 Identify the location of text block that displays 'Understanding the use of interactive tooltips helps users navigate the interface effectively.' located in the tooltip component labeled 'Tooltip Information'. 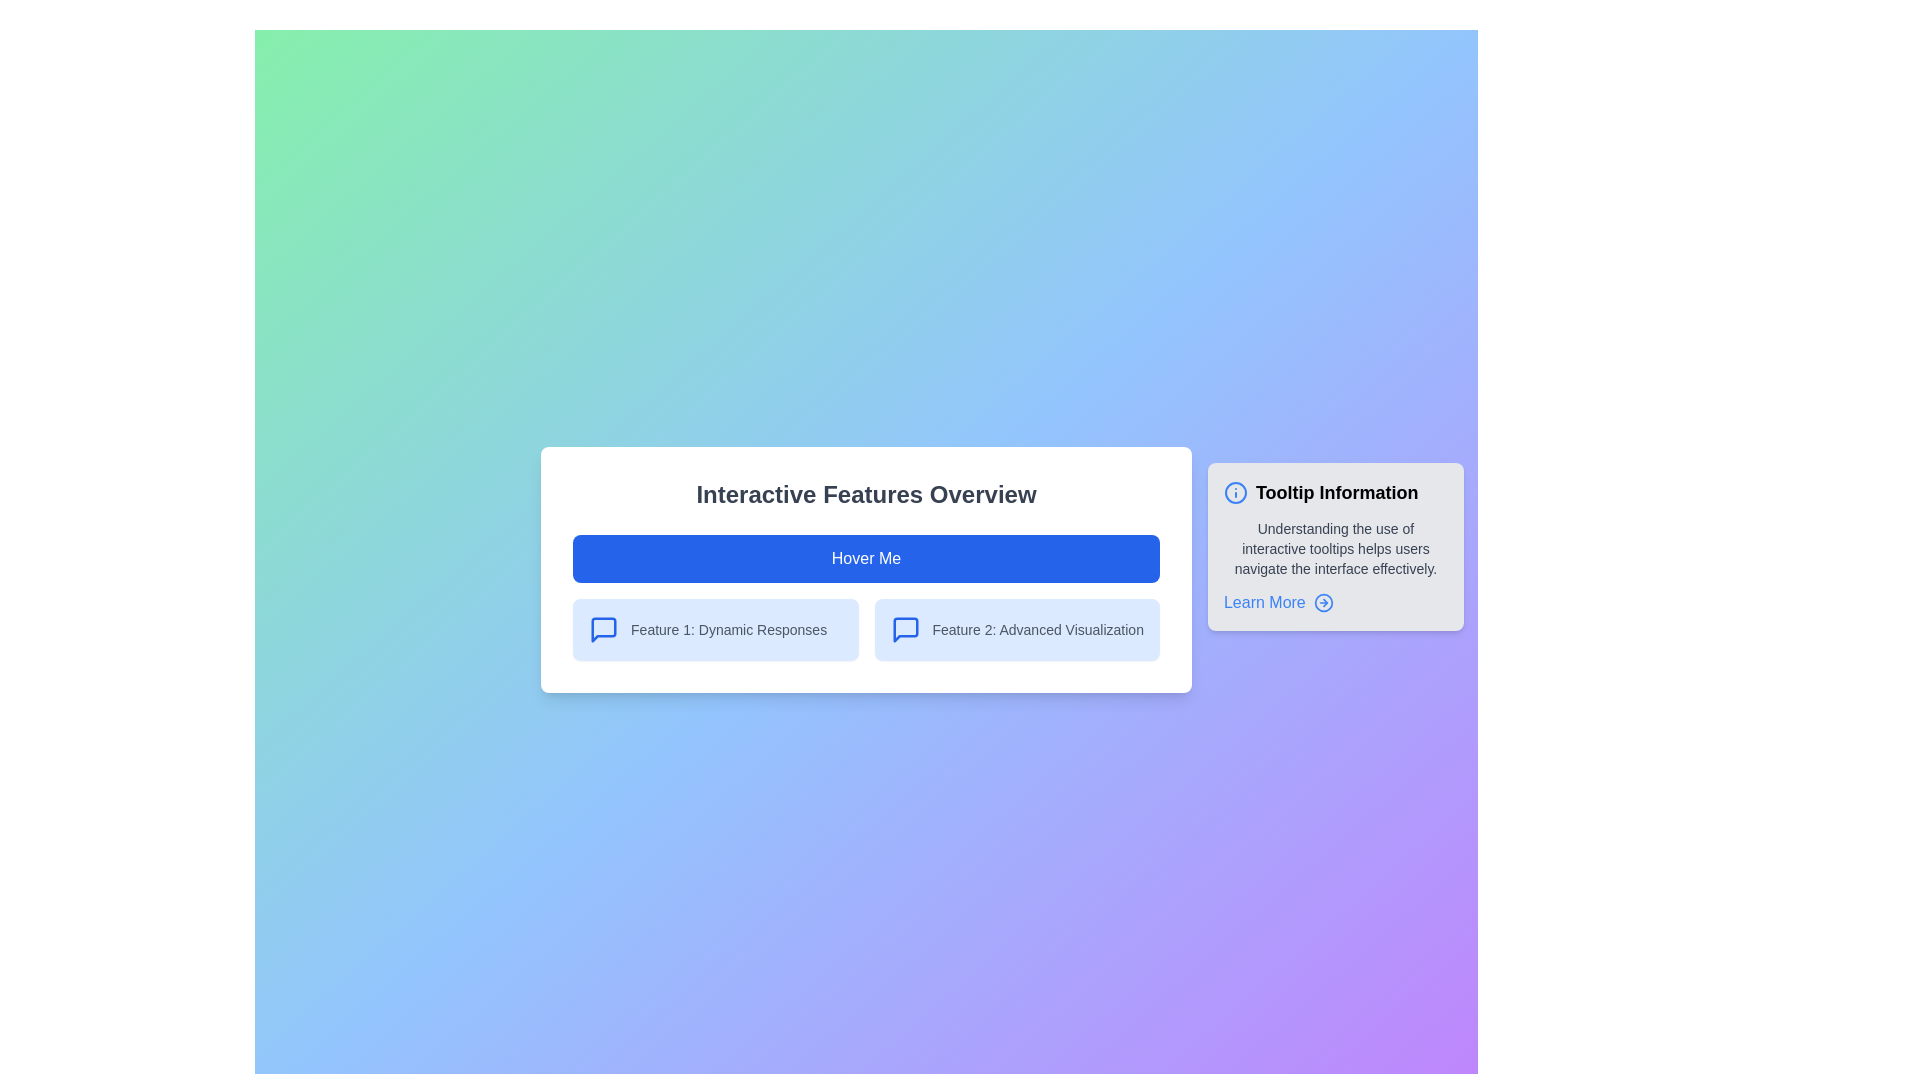
(1335, 548).